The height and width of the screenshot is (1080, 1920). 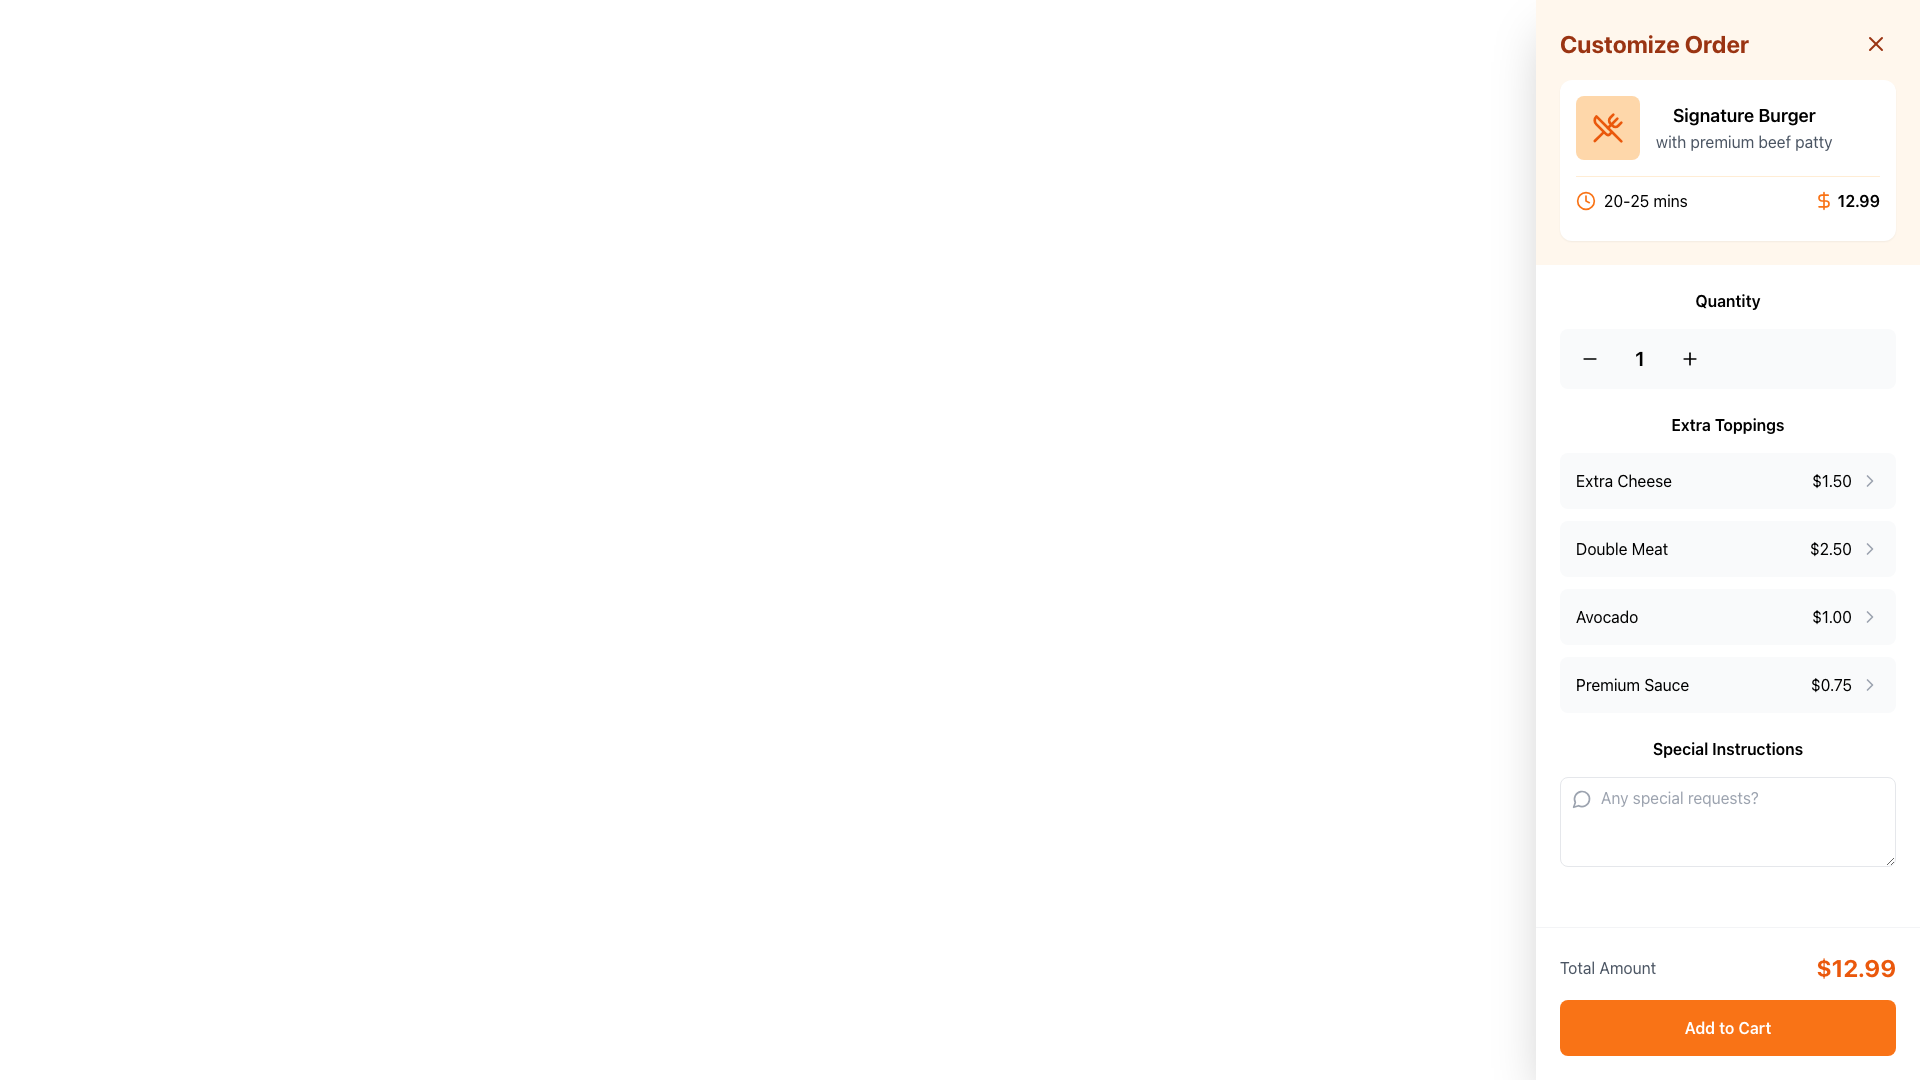 What do you see at coordinates (1640, 357) in the screenshot?
I see `the text display that indicates the current quantity of the selected item in the order customization interface, located centrally within the quantity selector` at bounding box center [1640, 357].